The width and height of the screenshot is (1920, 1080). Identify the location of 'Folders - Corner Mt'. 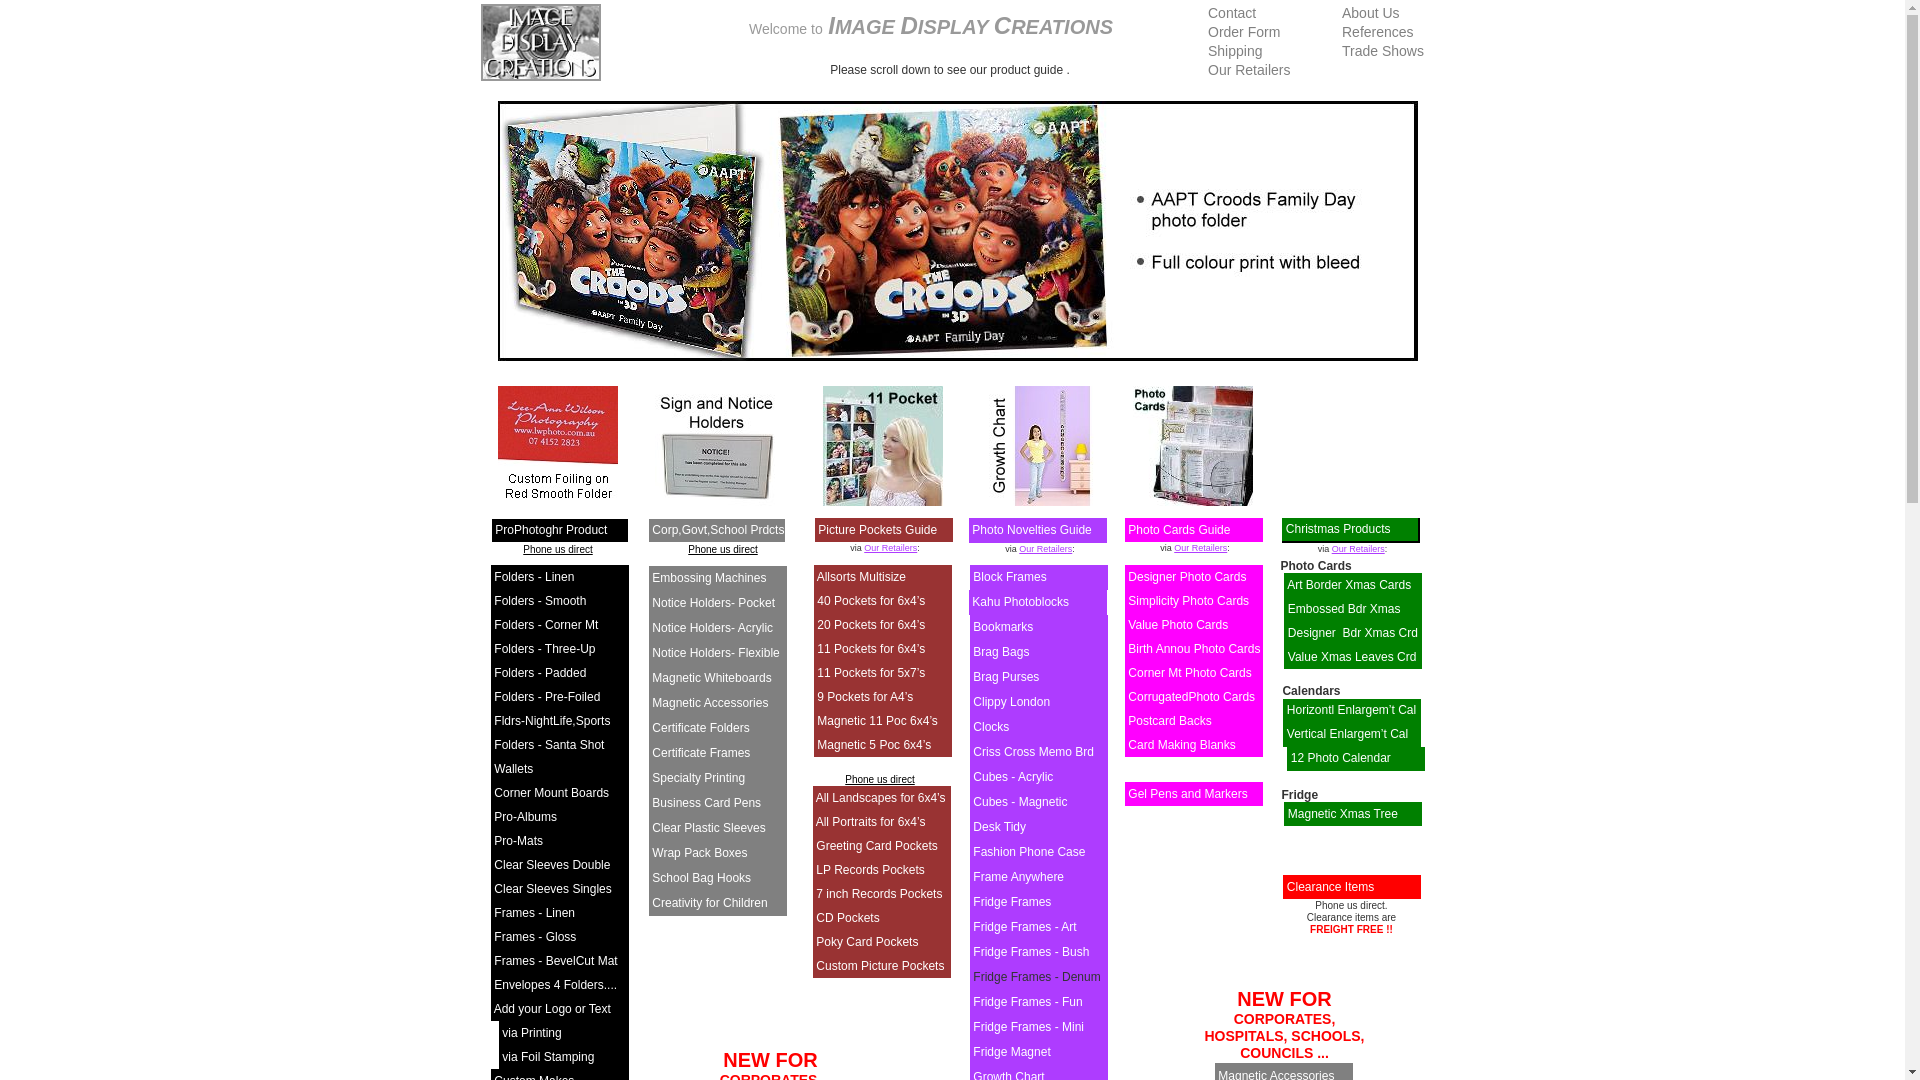
(546, 623).